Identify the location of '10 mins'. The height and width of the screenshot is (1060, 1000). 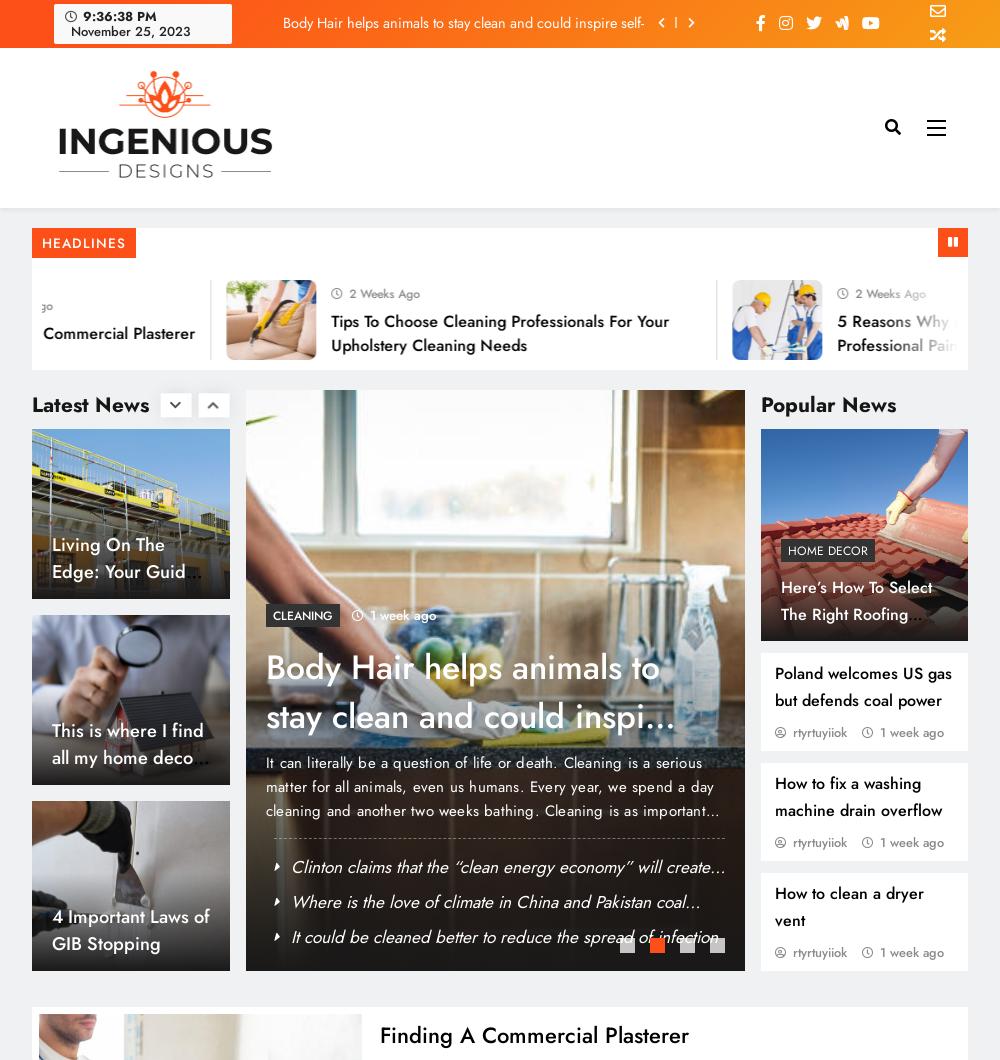
(641, 935).